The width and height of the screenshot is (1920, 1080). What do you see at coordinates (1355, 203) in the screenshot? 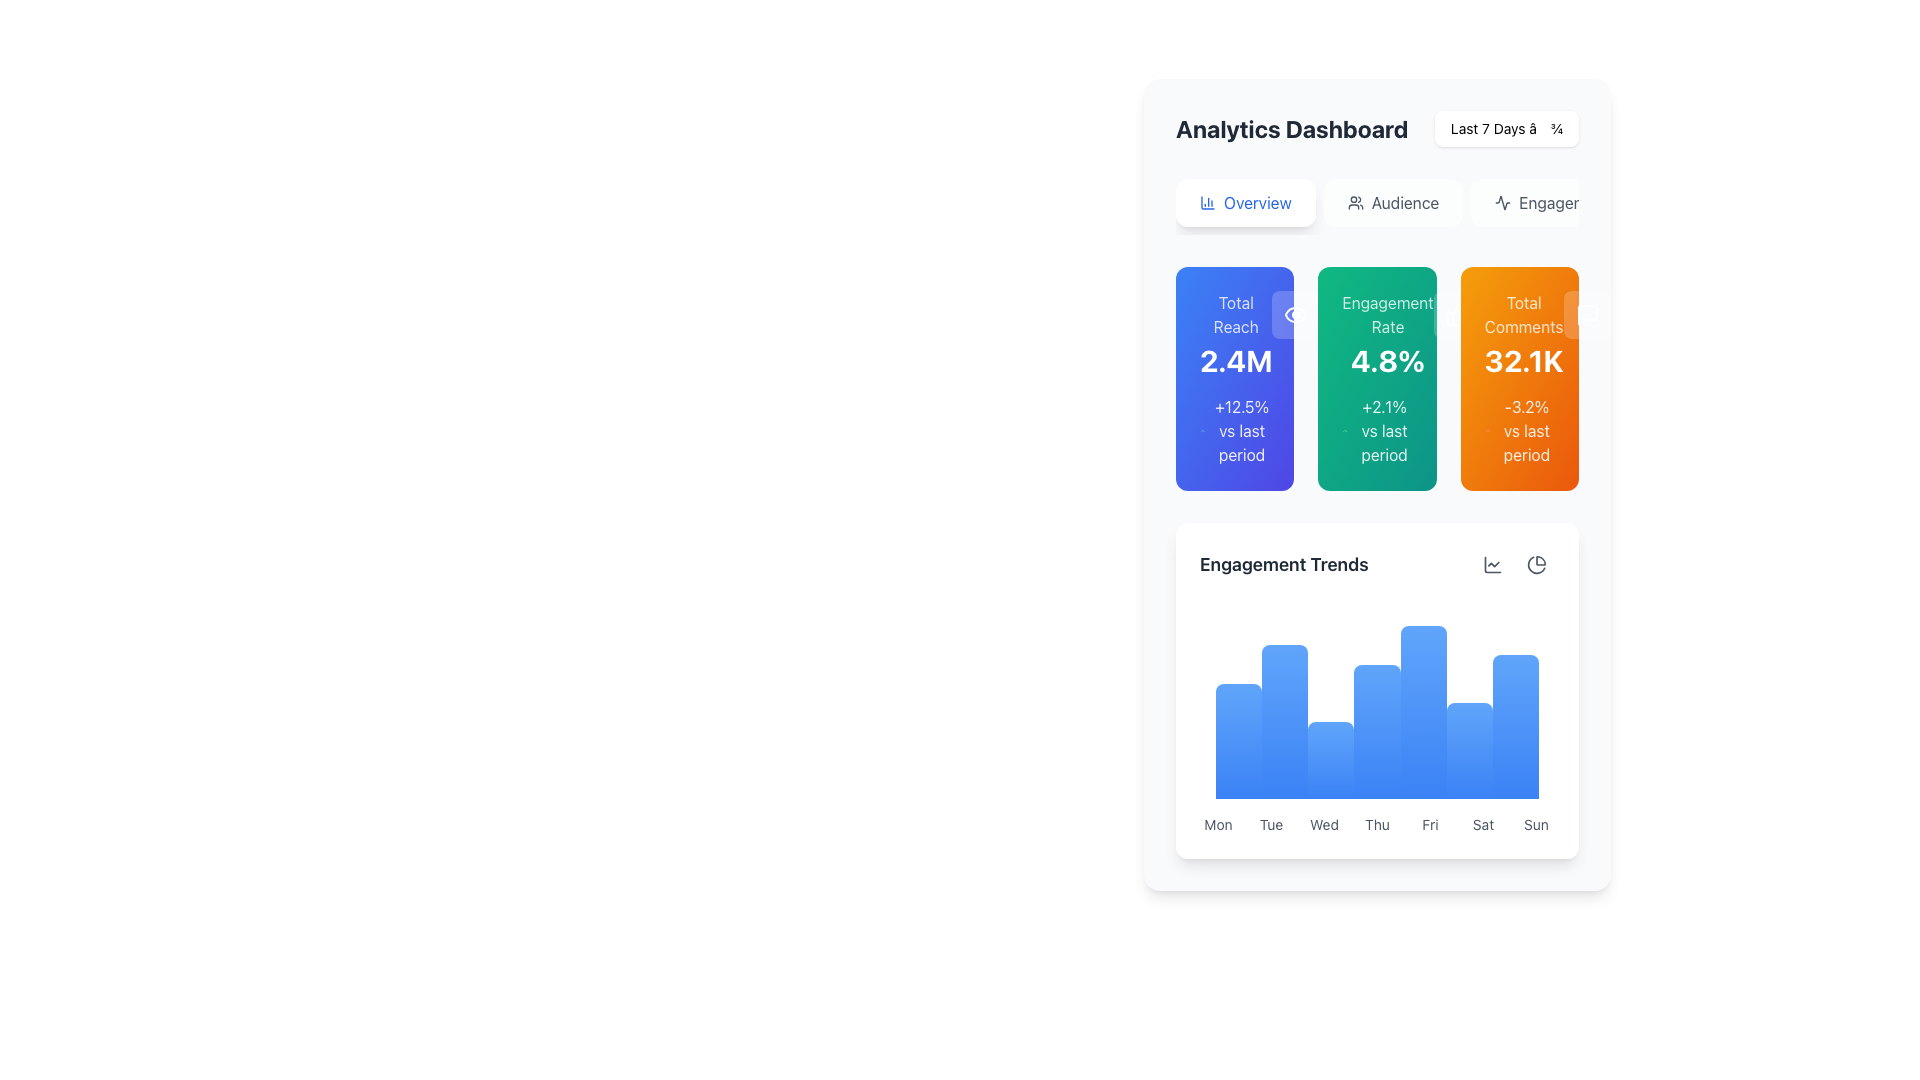
I see `the icon resembling a group of users next to the text label 'Audience'` at bounding box center [1355, 203].